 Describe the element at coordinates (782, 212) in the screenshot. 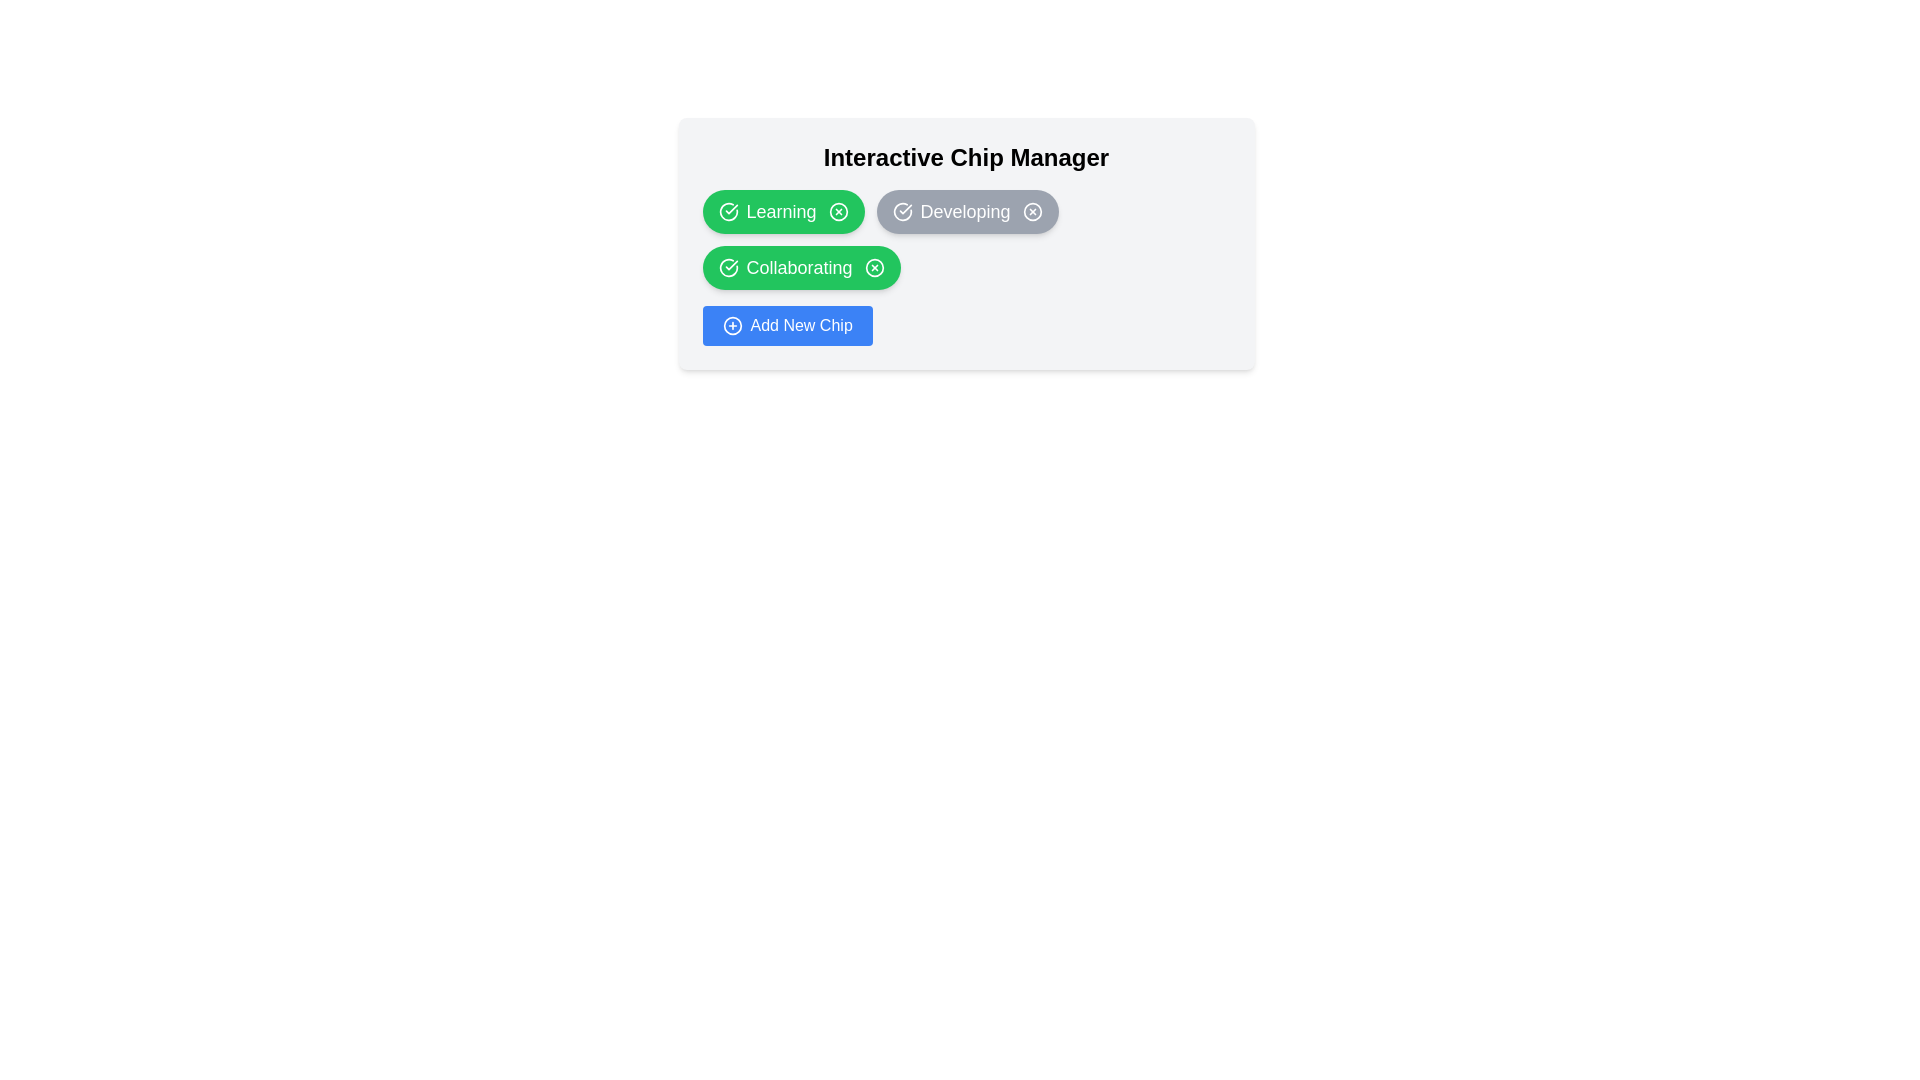

I see `the interactive icons within the 'Learning' Tag button to interact with it` at that location.